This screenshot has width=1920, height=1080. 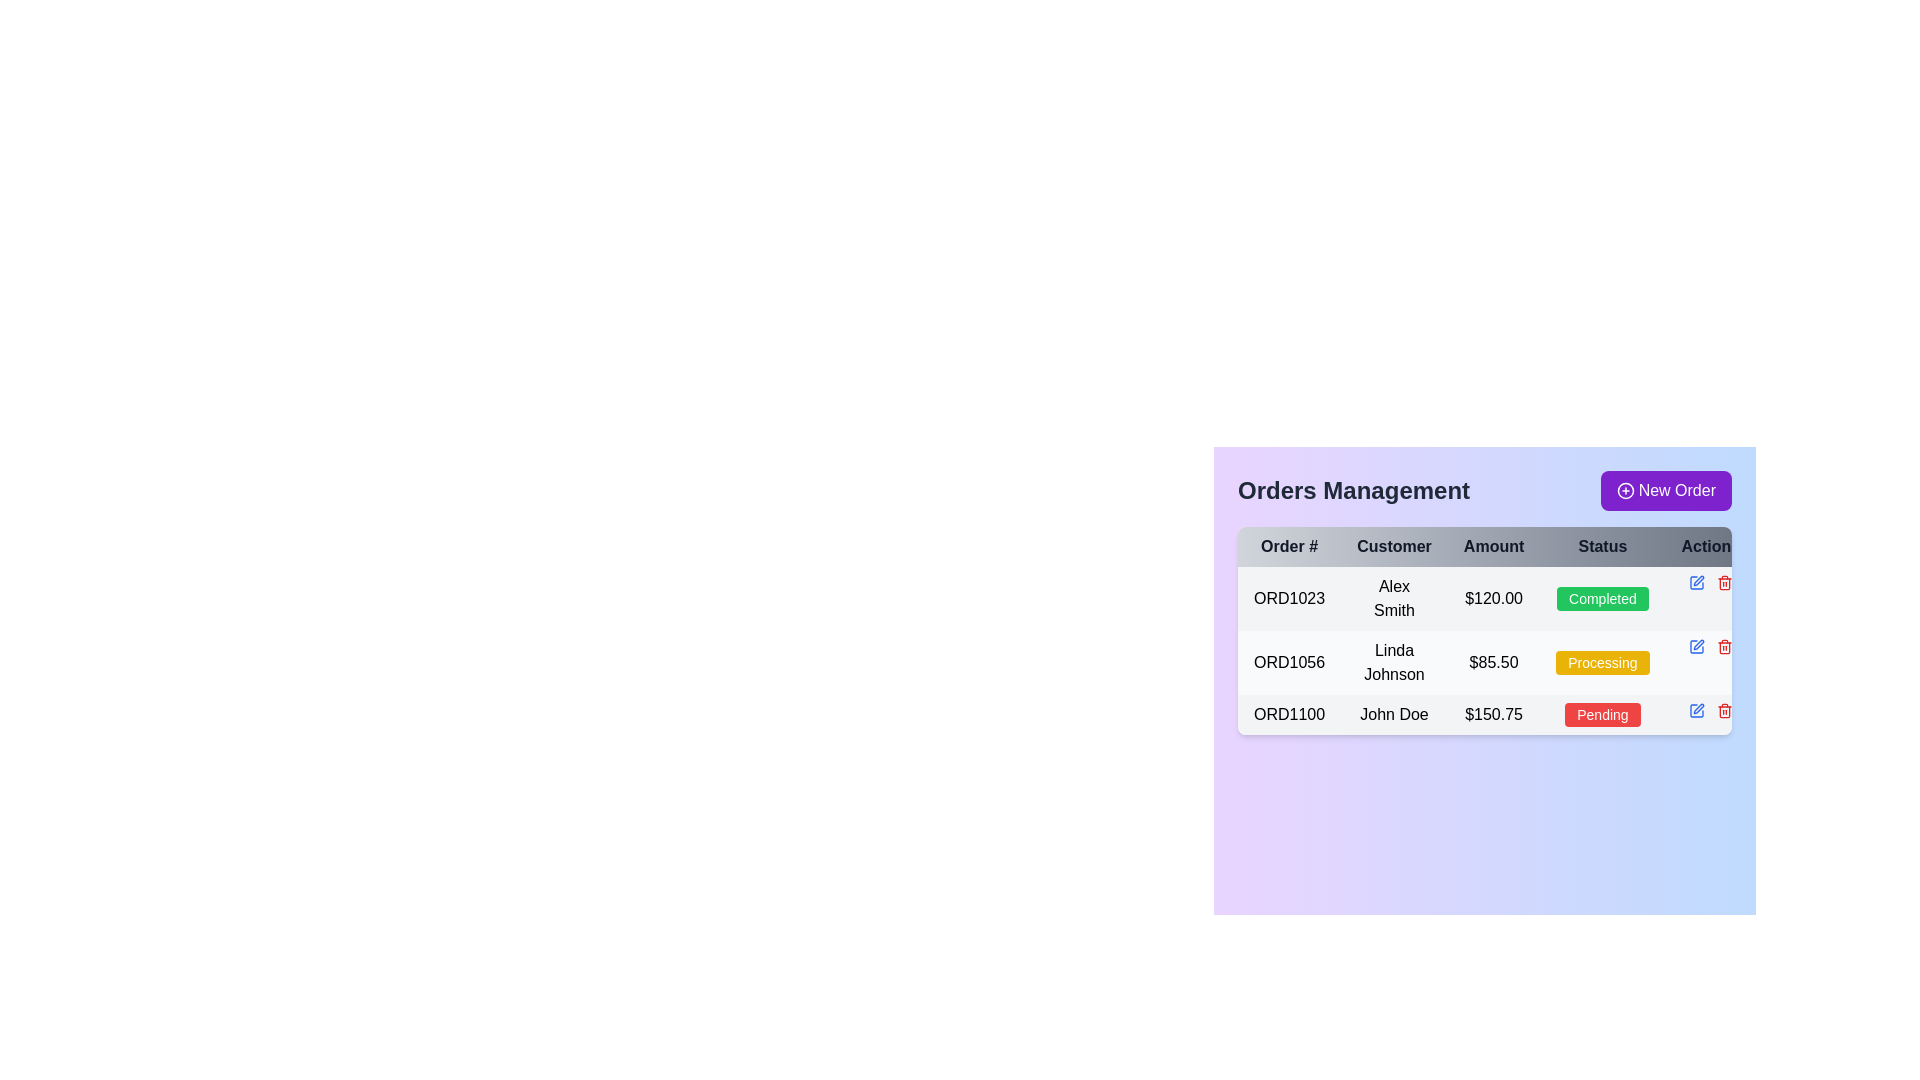 What do you see at coordinates (1625, 490) in the screenshot?
I see `the decorative icon within the 'New Order' button located in the upper-right corner of the 'Orders Management' interface` at bounding box center [1625, 490].